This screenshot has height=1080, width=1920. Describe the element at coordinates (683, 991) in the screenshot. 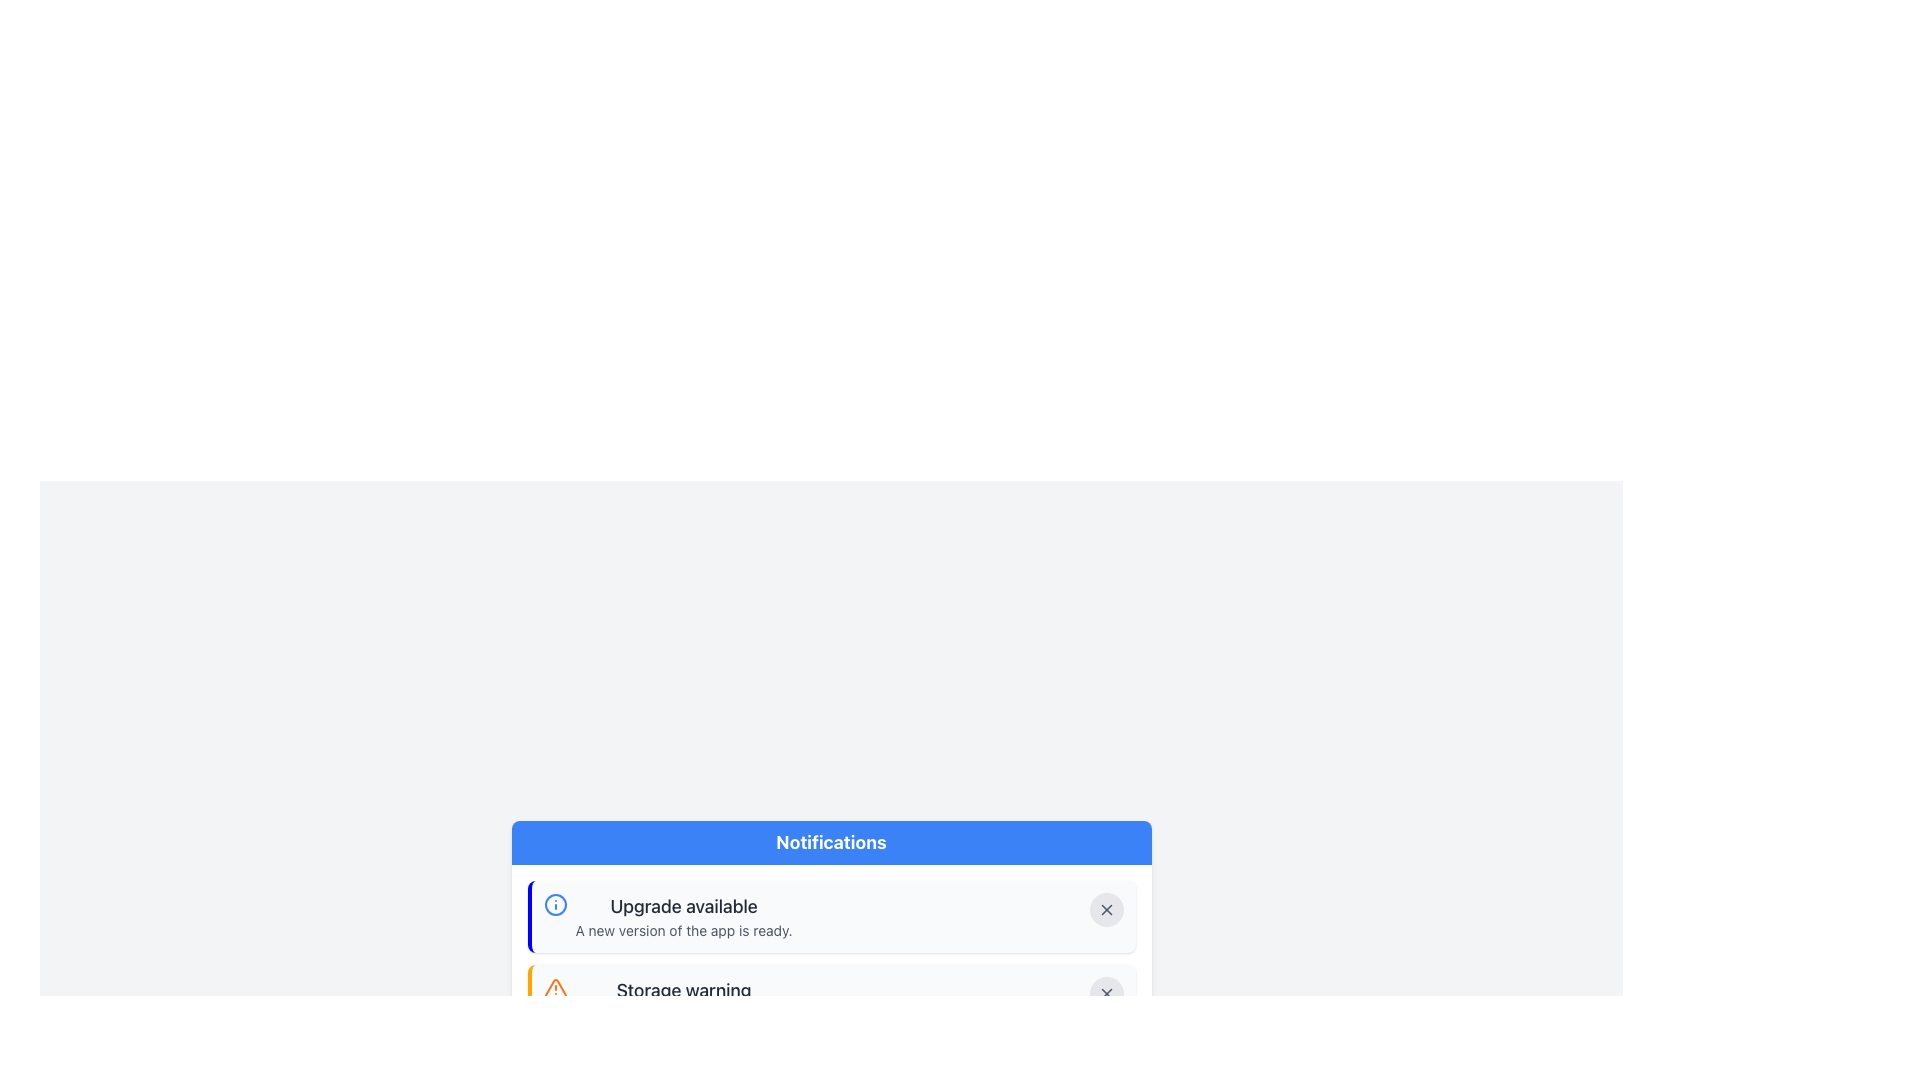

I see `the text label displaying 'Storage warning'` at that location.